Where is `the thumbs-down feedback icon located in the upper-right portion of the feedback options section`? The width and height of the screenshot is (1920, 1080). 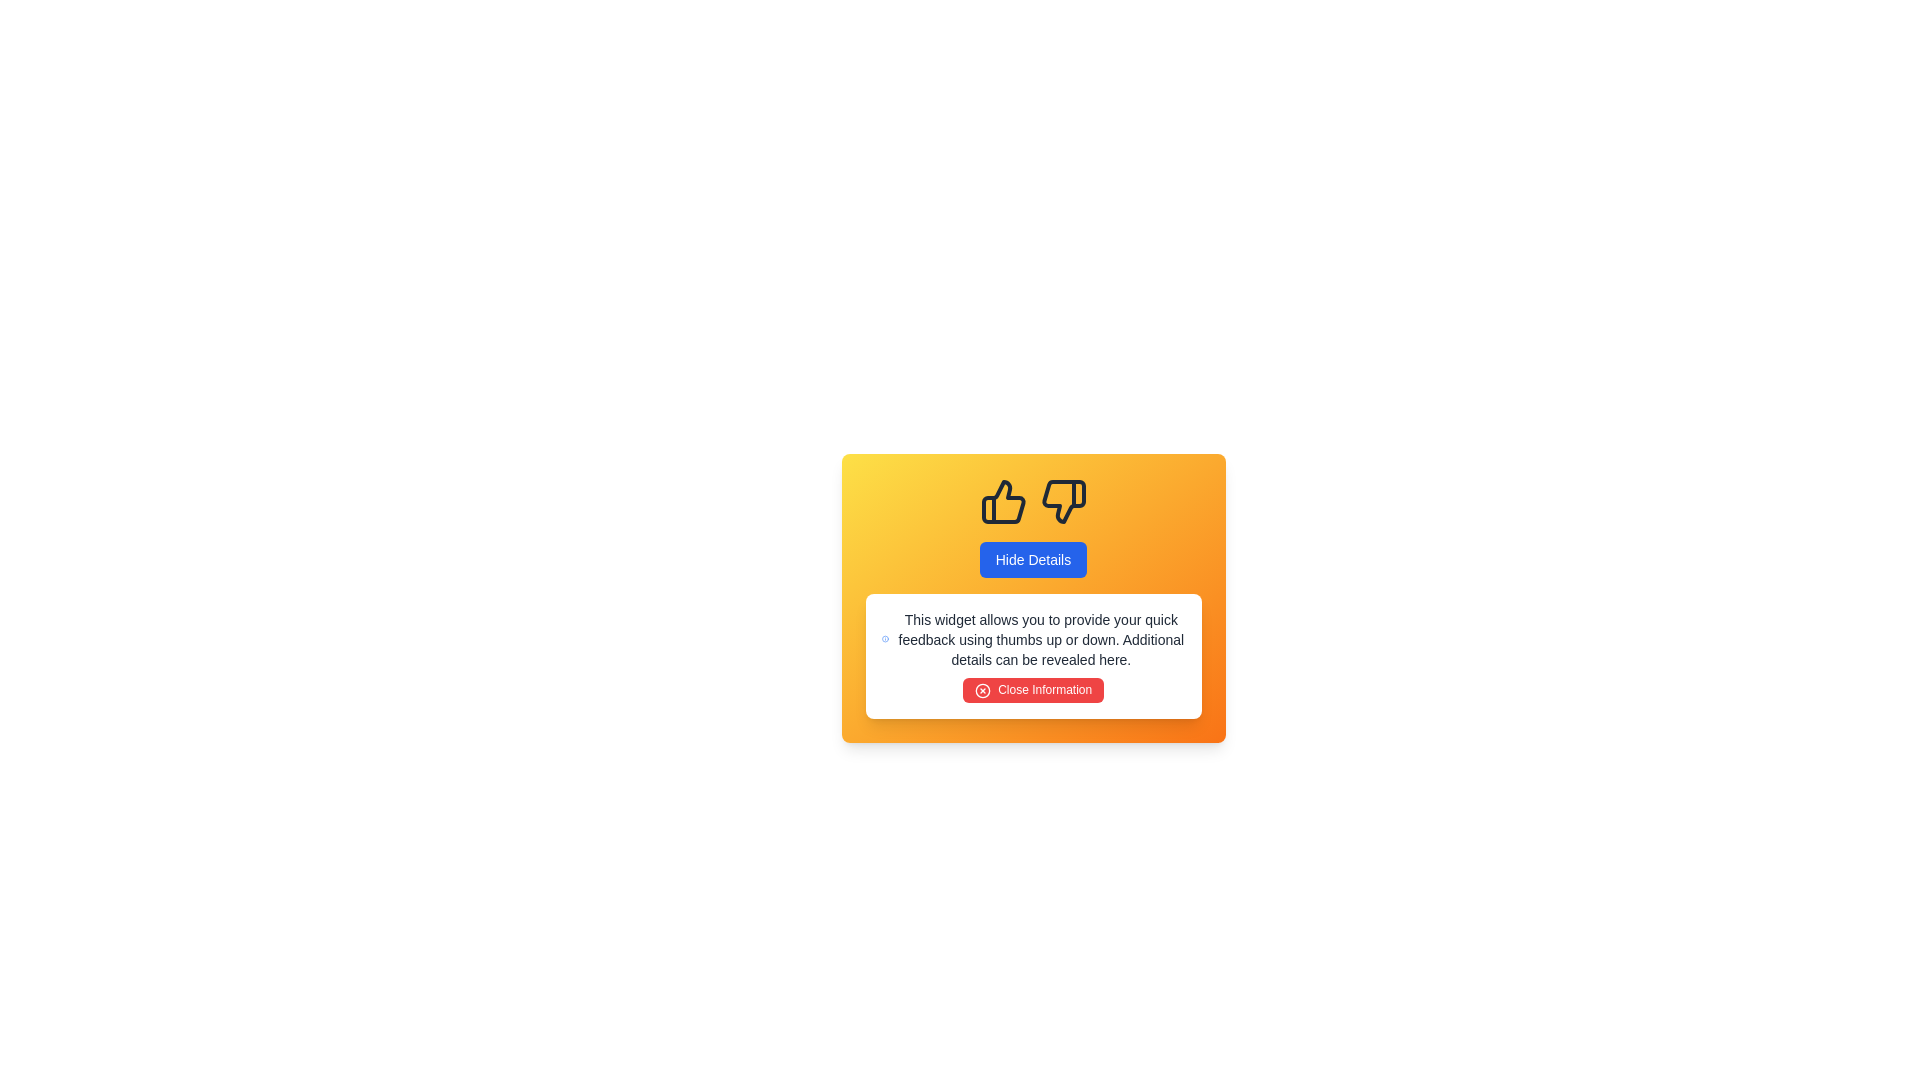 the thumbs-down feedback icon located in the upper-right portion of the feedback options section is located at coordinates (1062, 500).